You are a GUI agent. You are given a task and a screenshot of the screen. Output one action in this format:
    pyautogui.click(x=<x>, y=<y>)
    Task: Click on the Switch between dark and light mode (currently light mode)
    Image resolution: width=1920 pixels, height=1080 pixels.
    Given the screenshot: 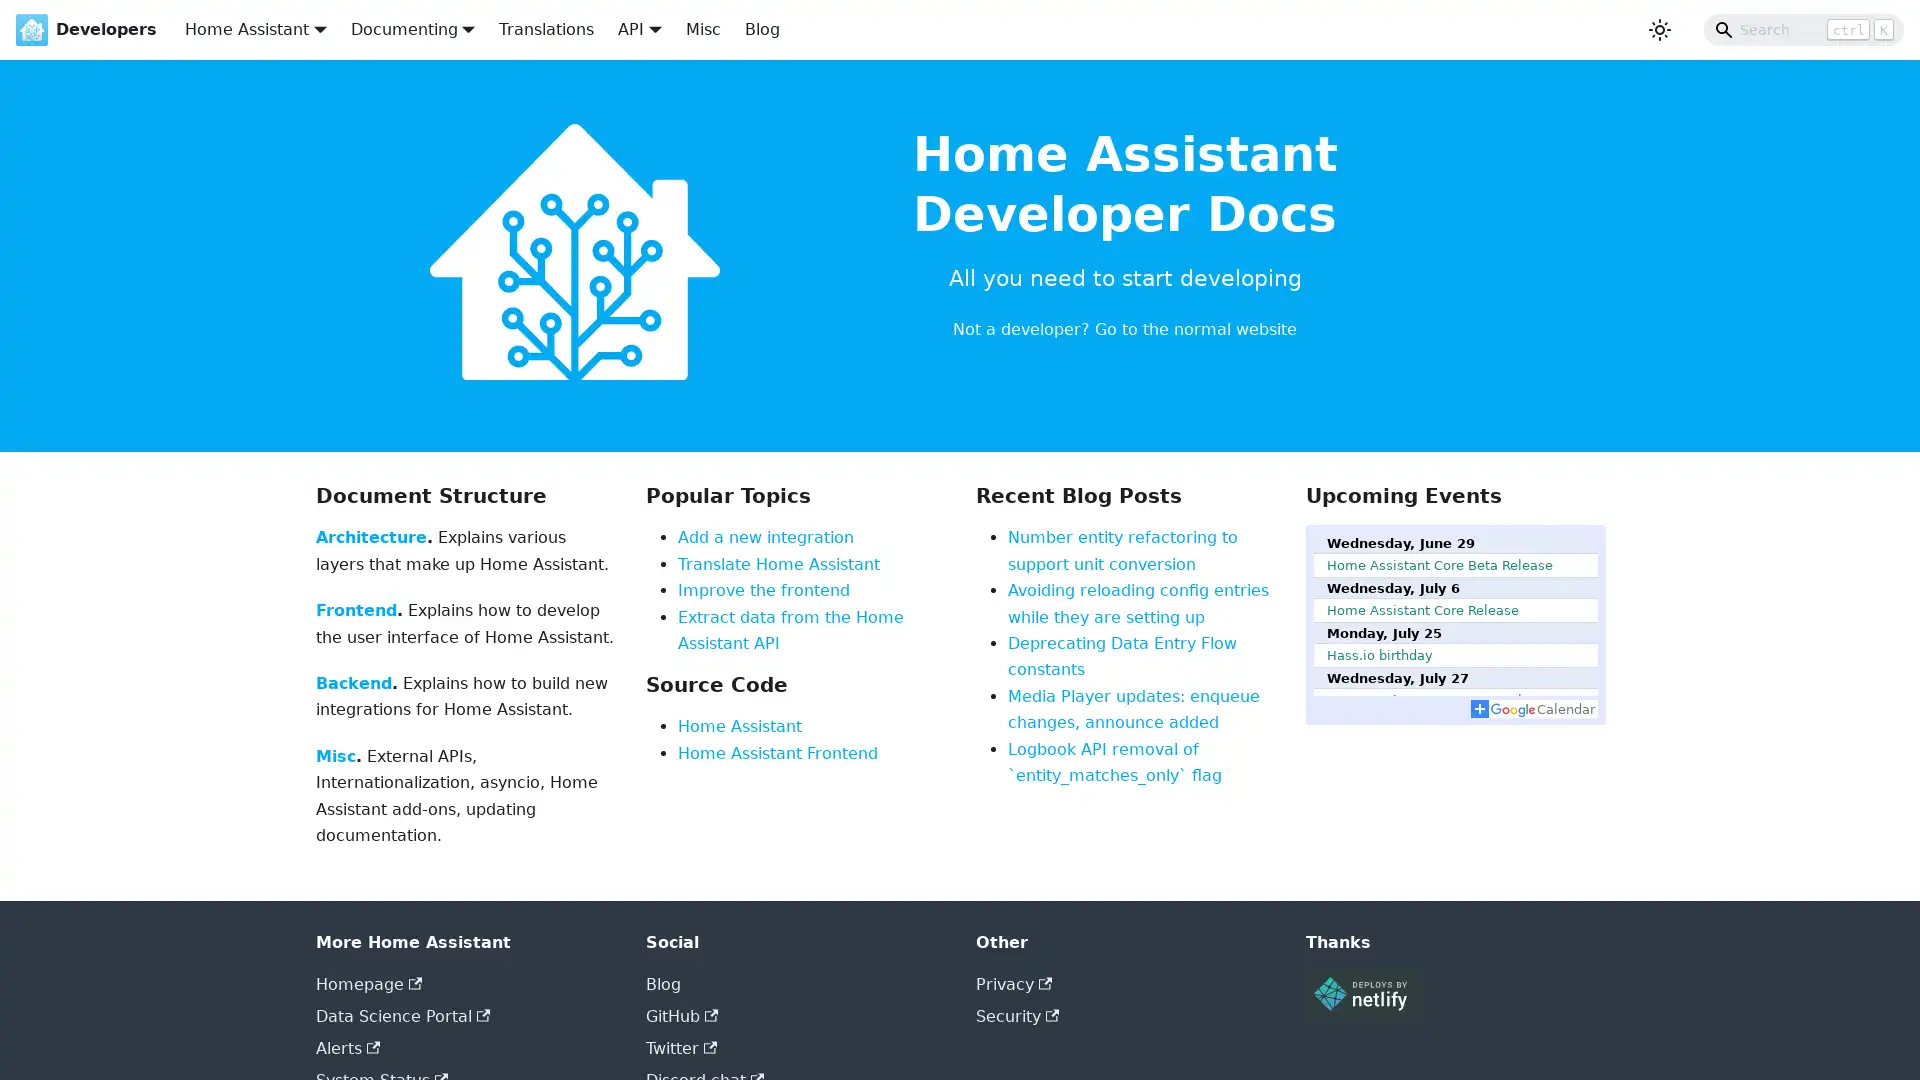 What is the action you would take?
    pyautogui.click(x=1660, y=30)
    